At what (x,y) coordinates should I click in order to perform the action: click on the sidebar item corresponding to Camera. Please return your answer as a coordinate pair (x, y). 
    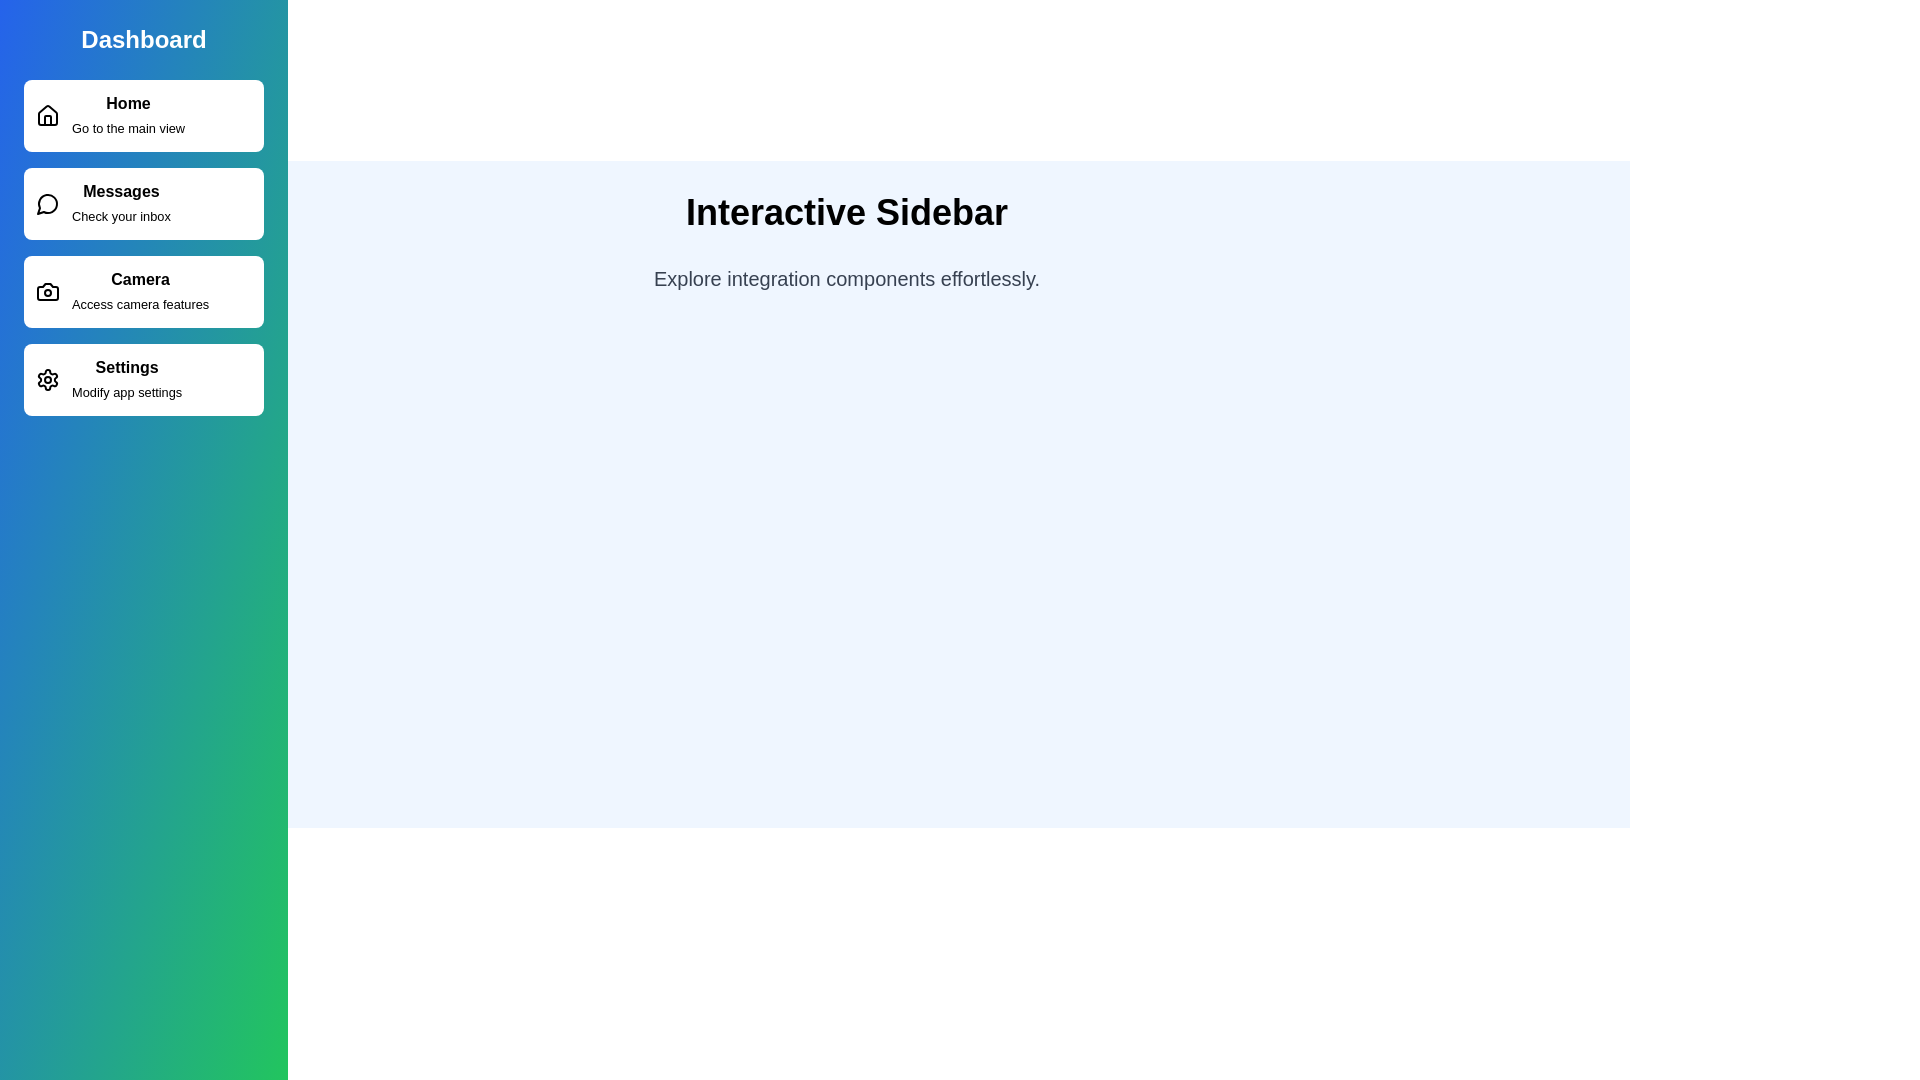
    Looking at the image, I should click on (143, 292).